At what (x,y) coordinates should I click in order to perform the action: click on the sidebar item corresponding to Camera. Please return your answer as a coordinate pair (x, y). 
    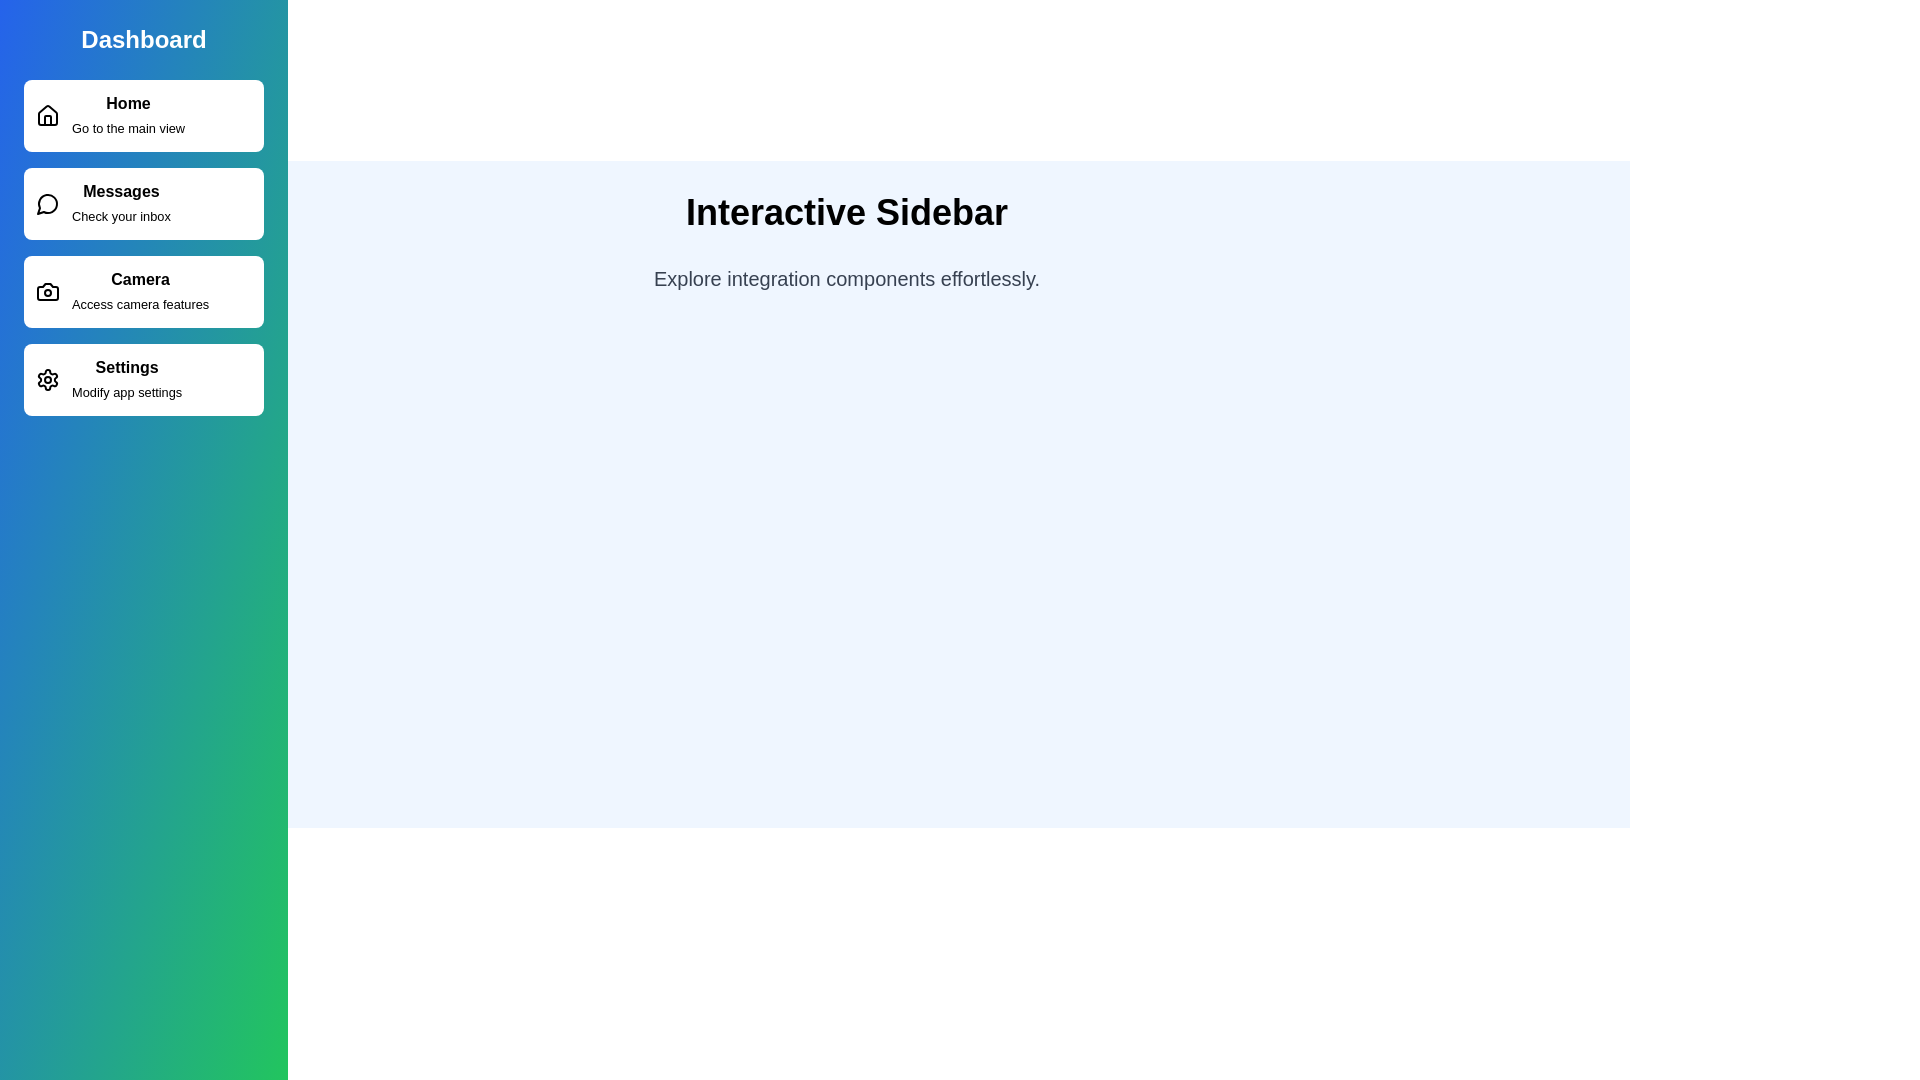
    Looking at the image, I should click on (143, 292).